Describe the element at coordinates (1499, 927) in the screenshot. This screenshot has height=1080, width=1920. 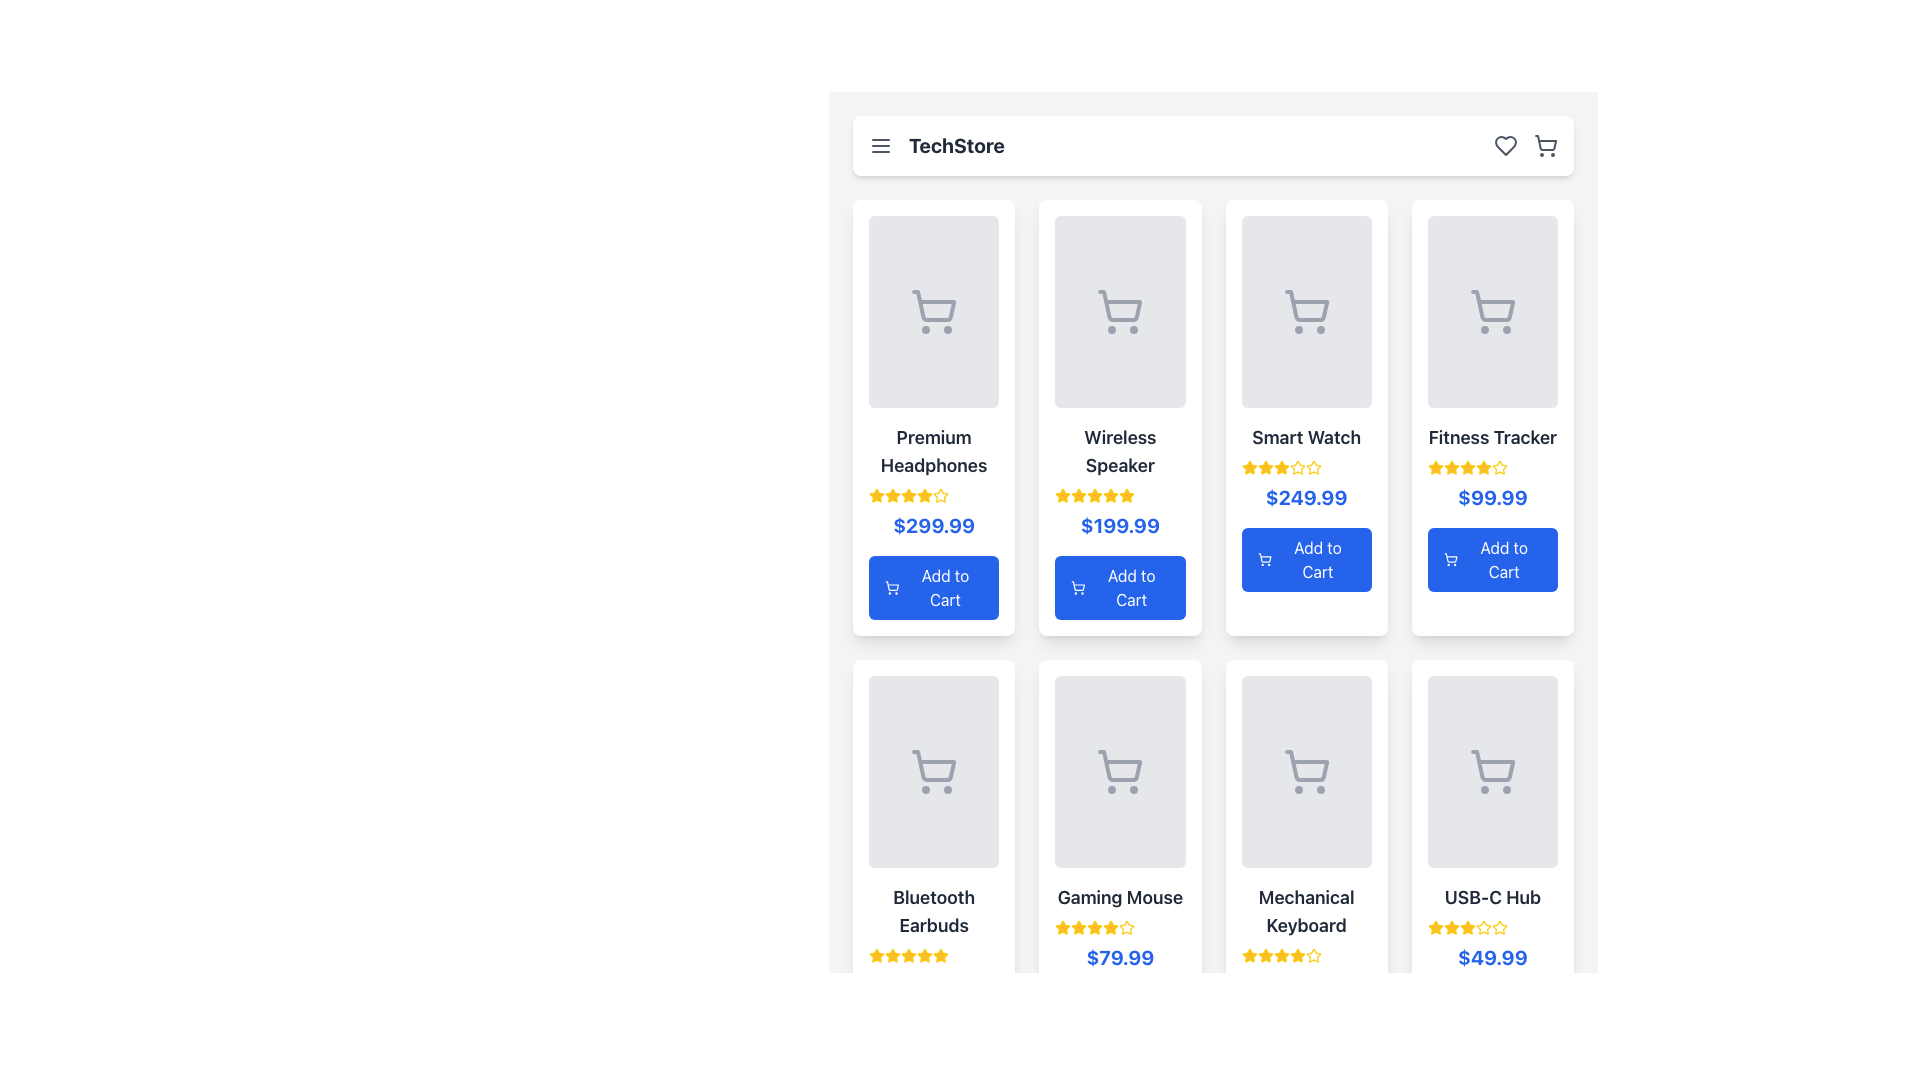
I see `the fifth star icon in the rating system for the USB-C Hub product, which is a golden yellow star indicating its rating` at that location.